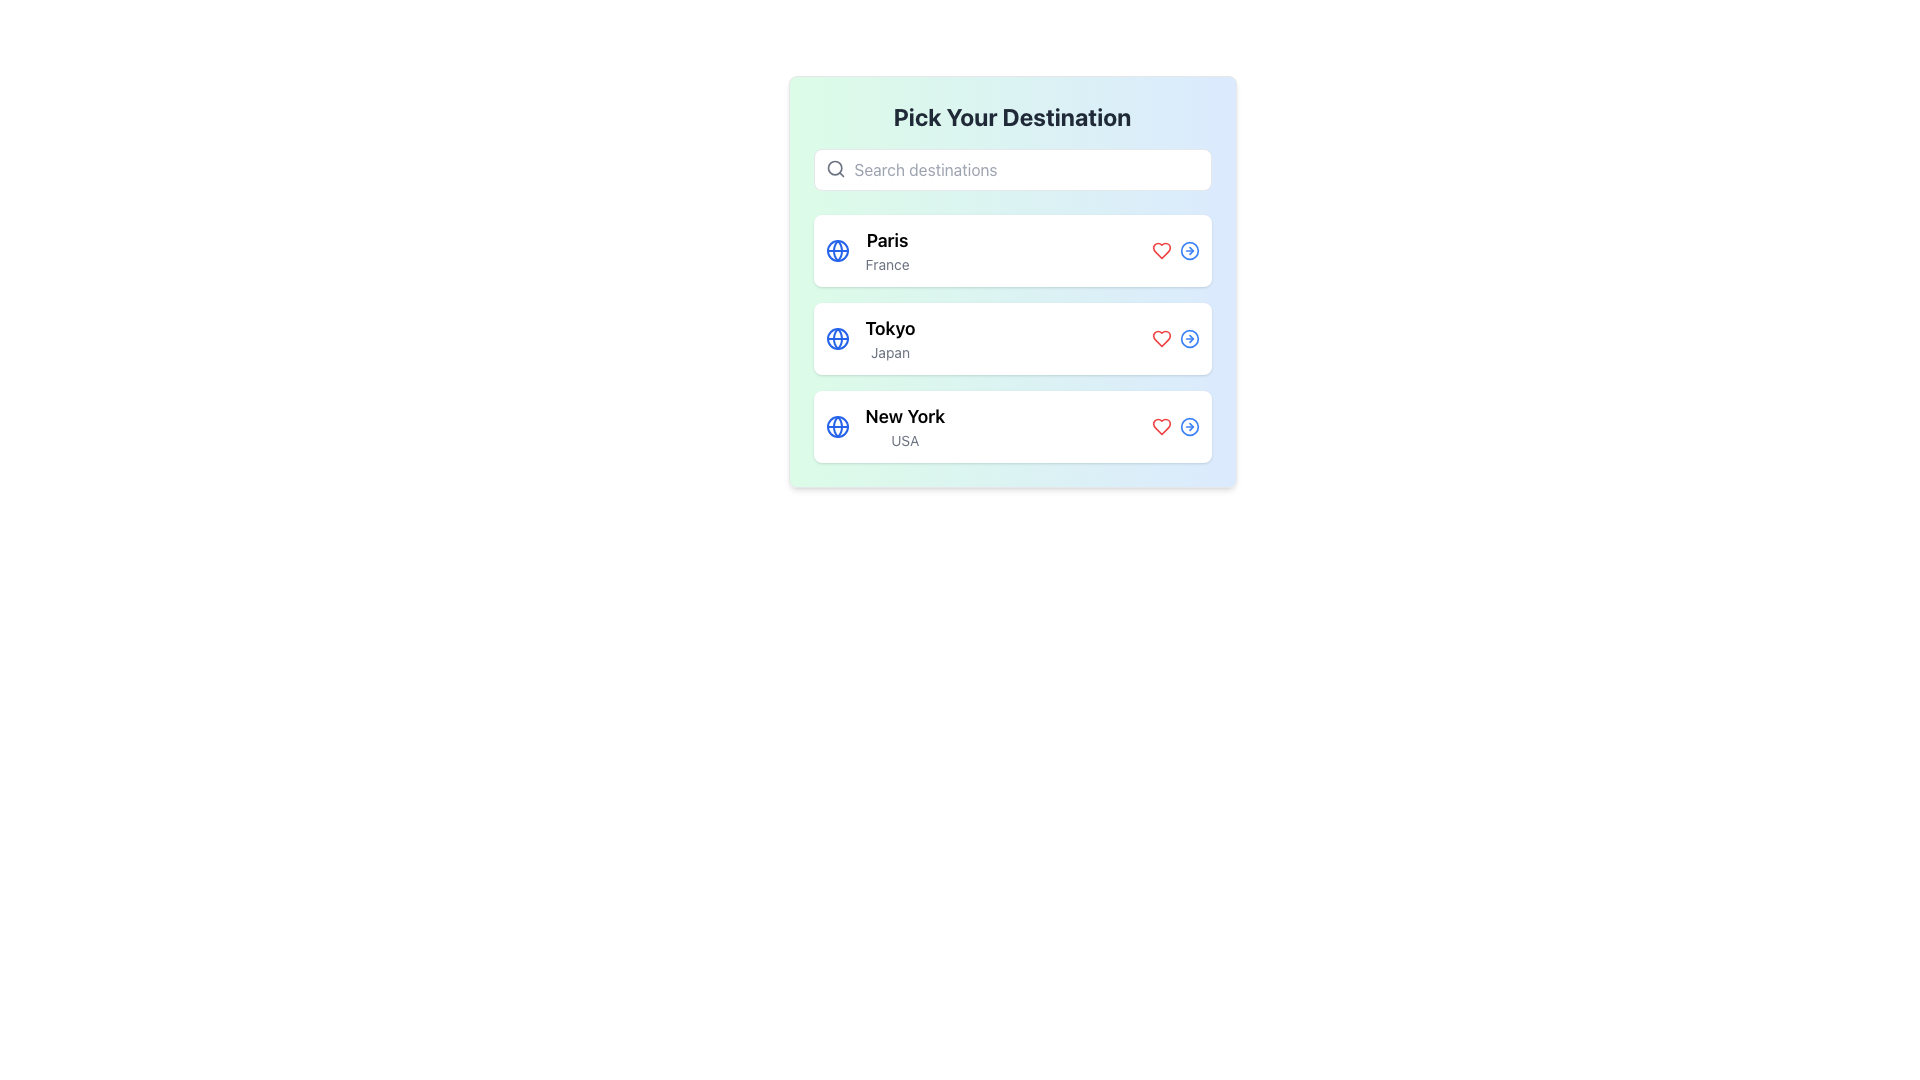 The width and height of the screenshot is (1920, 1080). Describe the element at coordinates (884, 426) in the screenshot. I see `the list item displaying the location name 'New York, USA'` at that location.